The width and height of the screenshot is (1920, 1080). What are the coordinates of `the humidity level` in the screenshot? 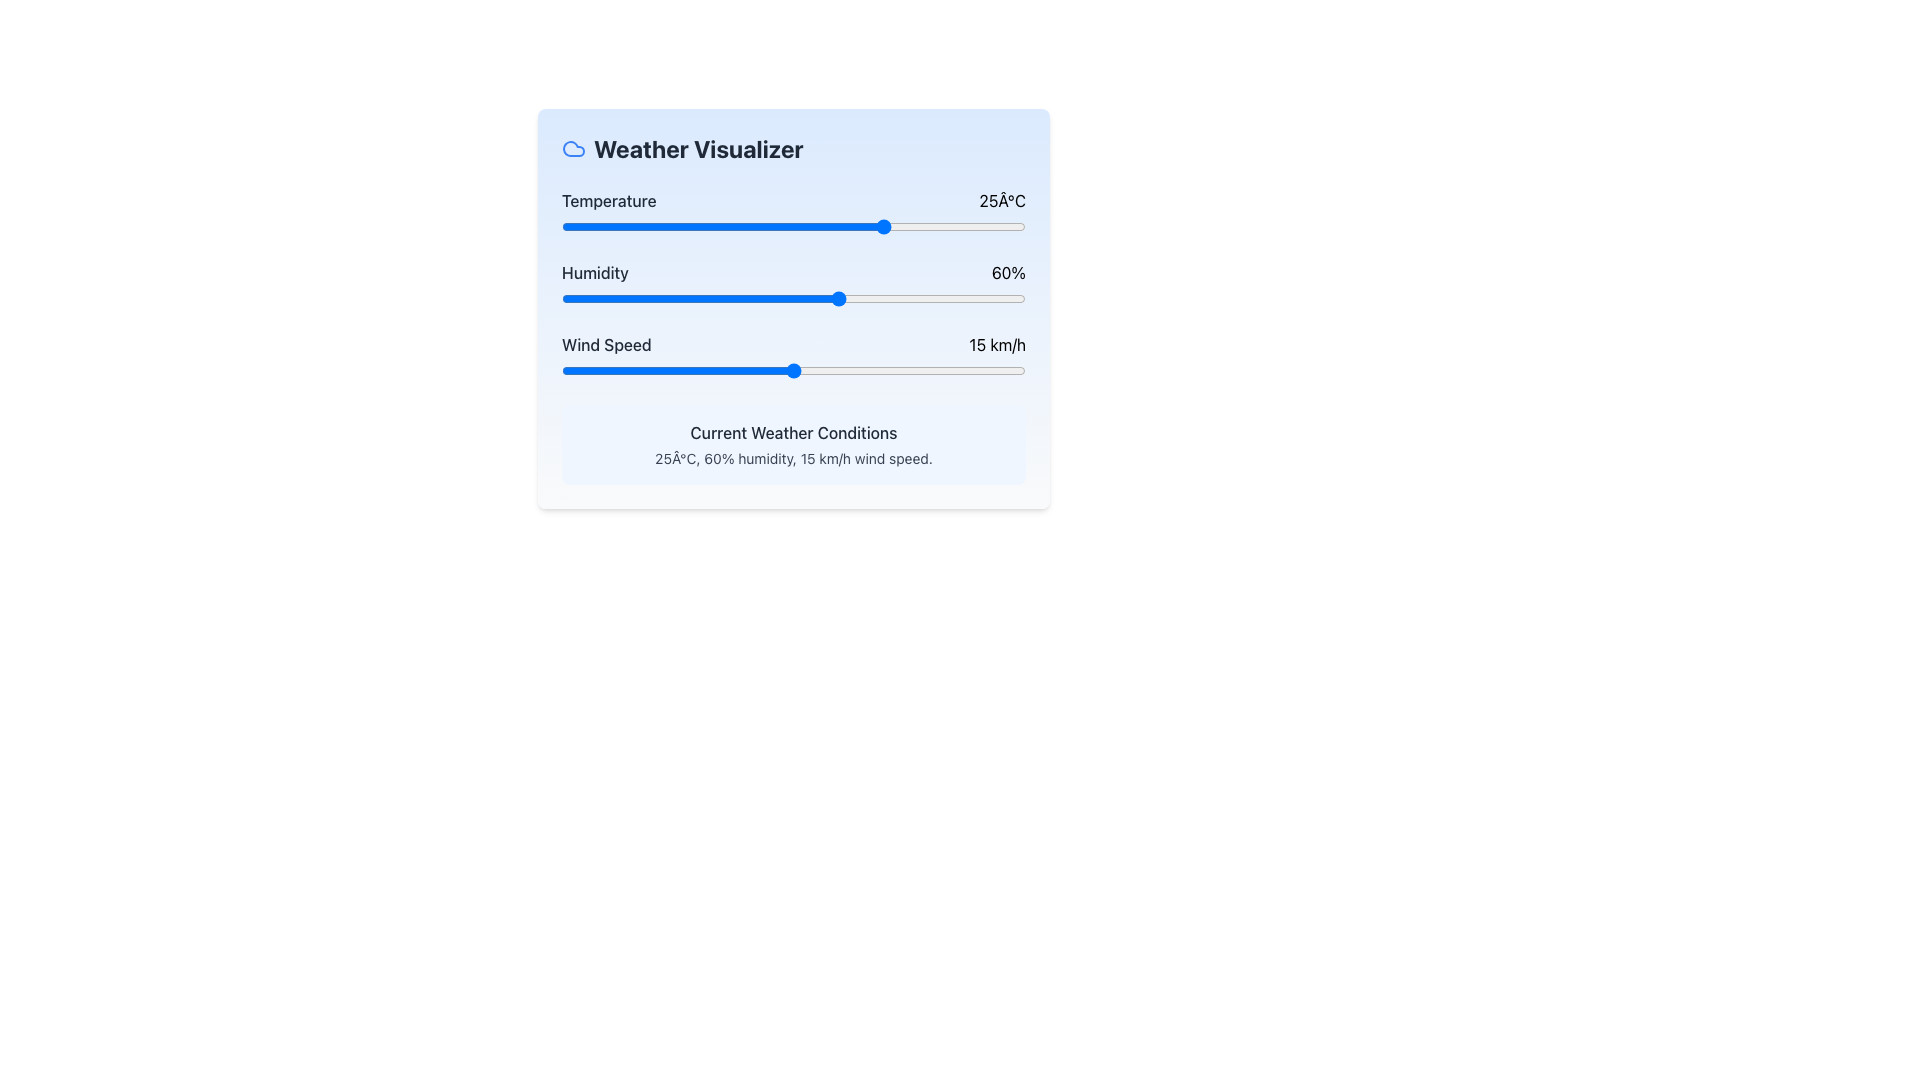 It's located at (760, 299).